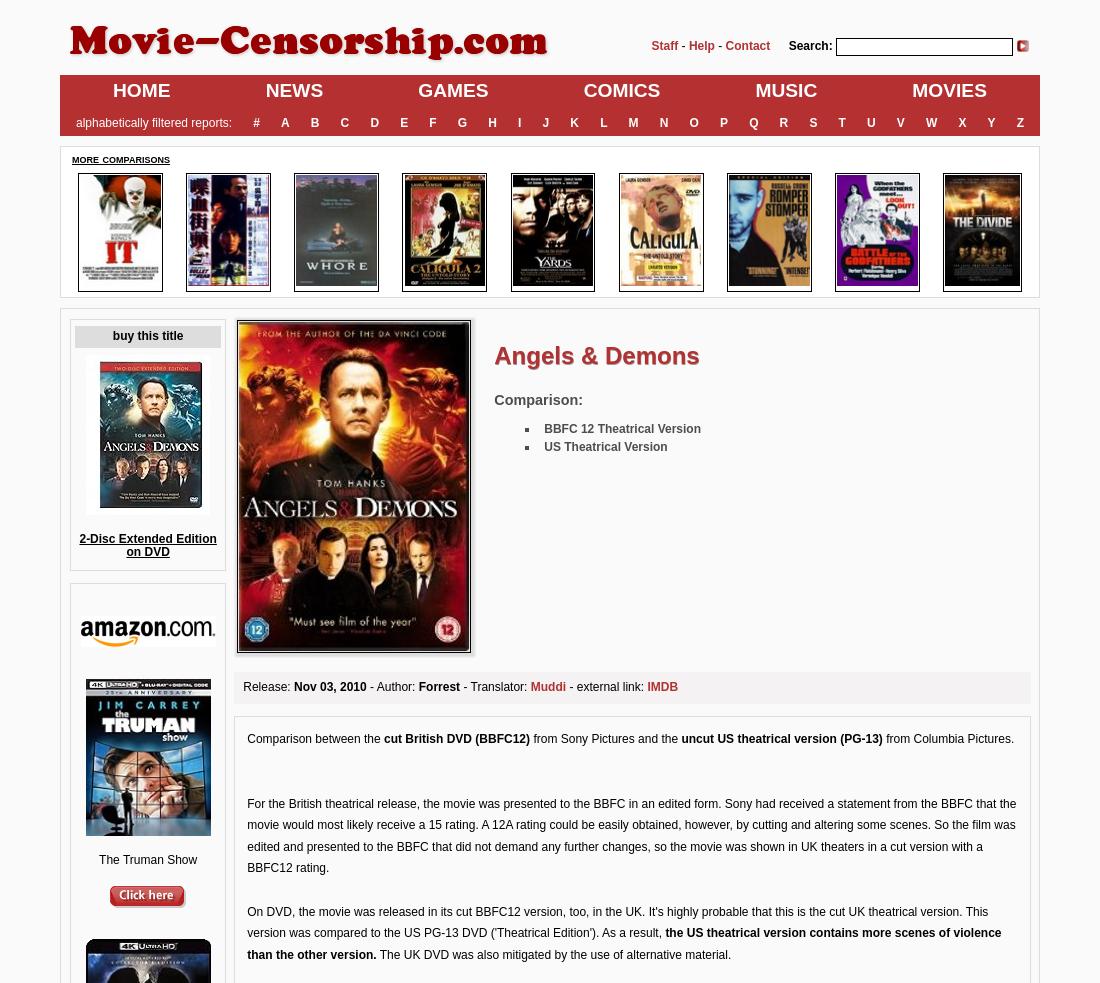 The image size is (1100, 983). I want to click on 'Z', so click(1019, 120).